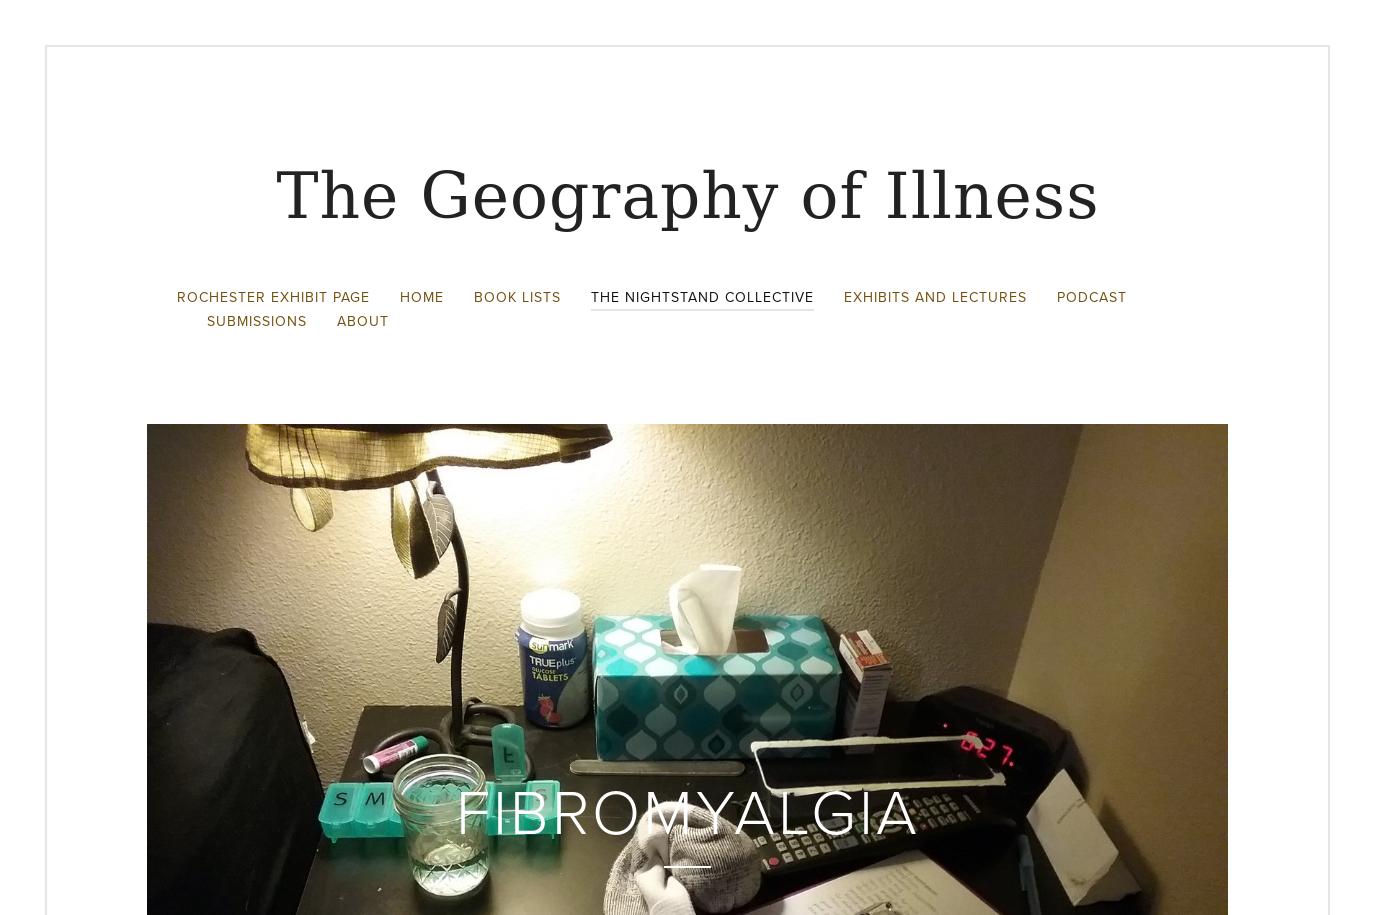  Describe the element at coordinates (421, 295) in the screenshot. I see `'Home'` at that location.